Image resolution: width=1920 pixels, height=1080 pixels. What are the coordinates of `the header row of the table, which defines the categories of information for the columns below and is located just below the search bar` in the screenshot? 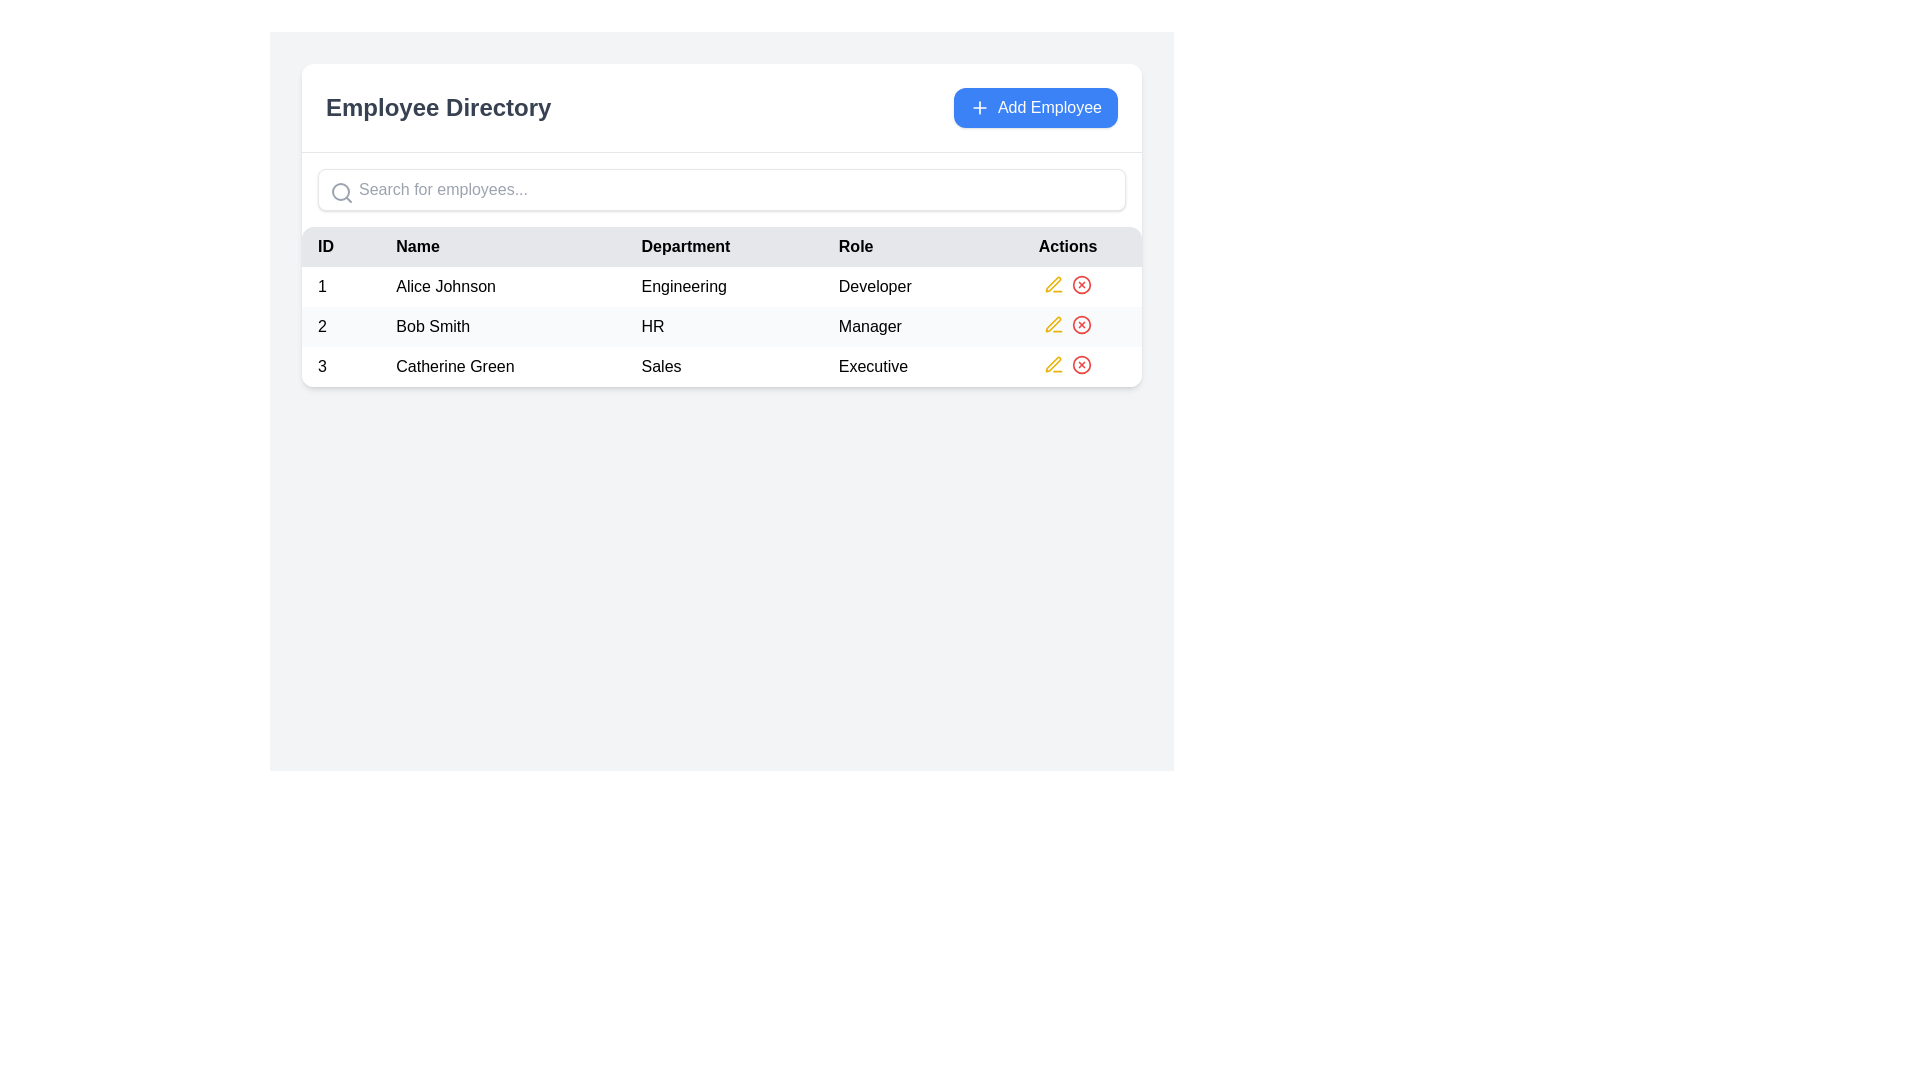 It's located at (720, 245).